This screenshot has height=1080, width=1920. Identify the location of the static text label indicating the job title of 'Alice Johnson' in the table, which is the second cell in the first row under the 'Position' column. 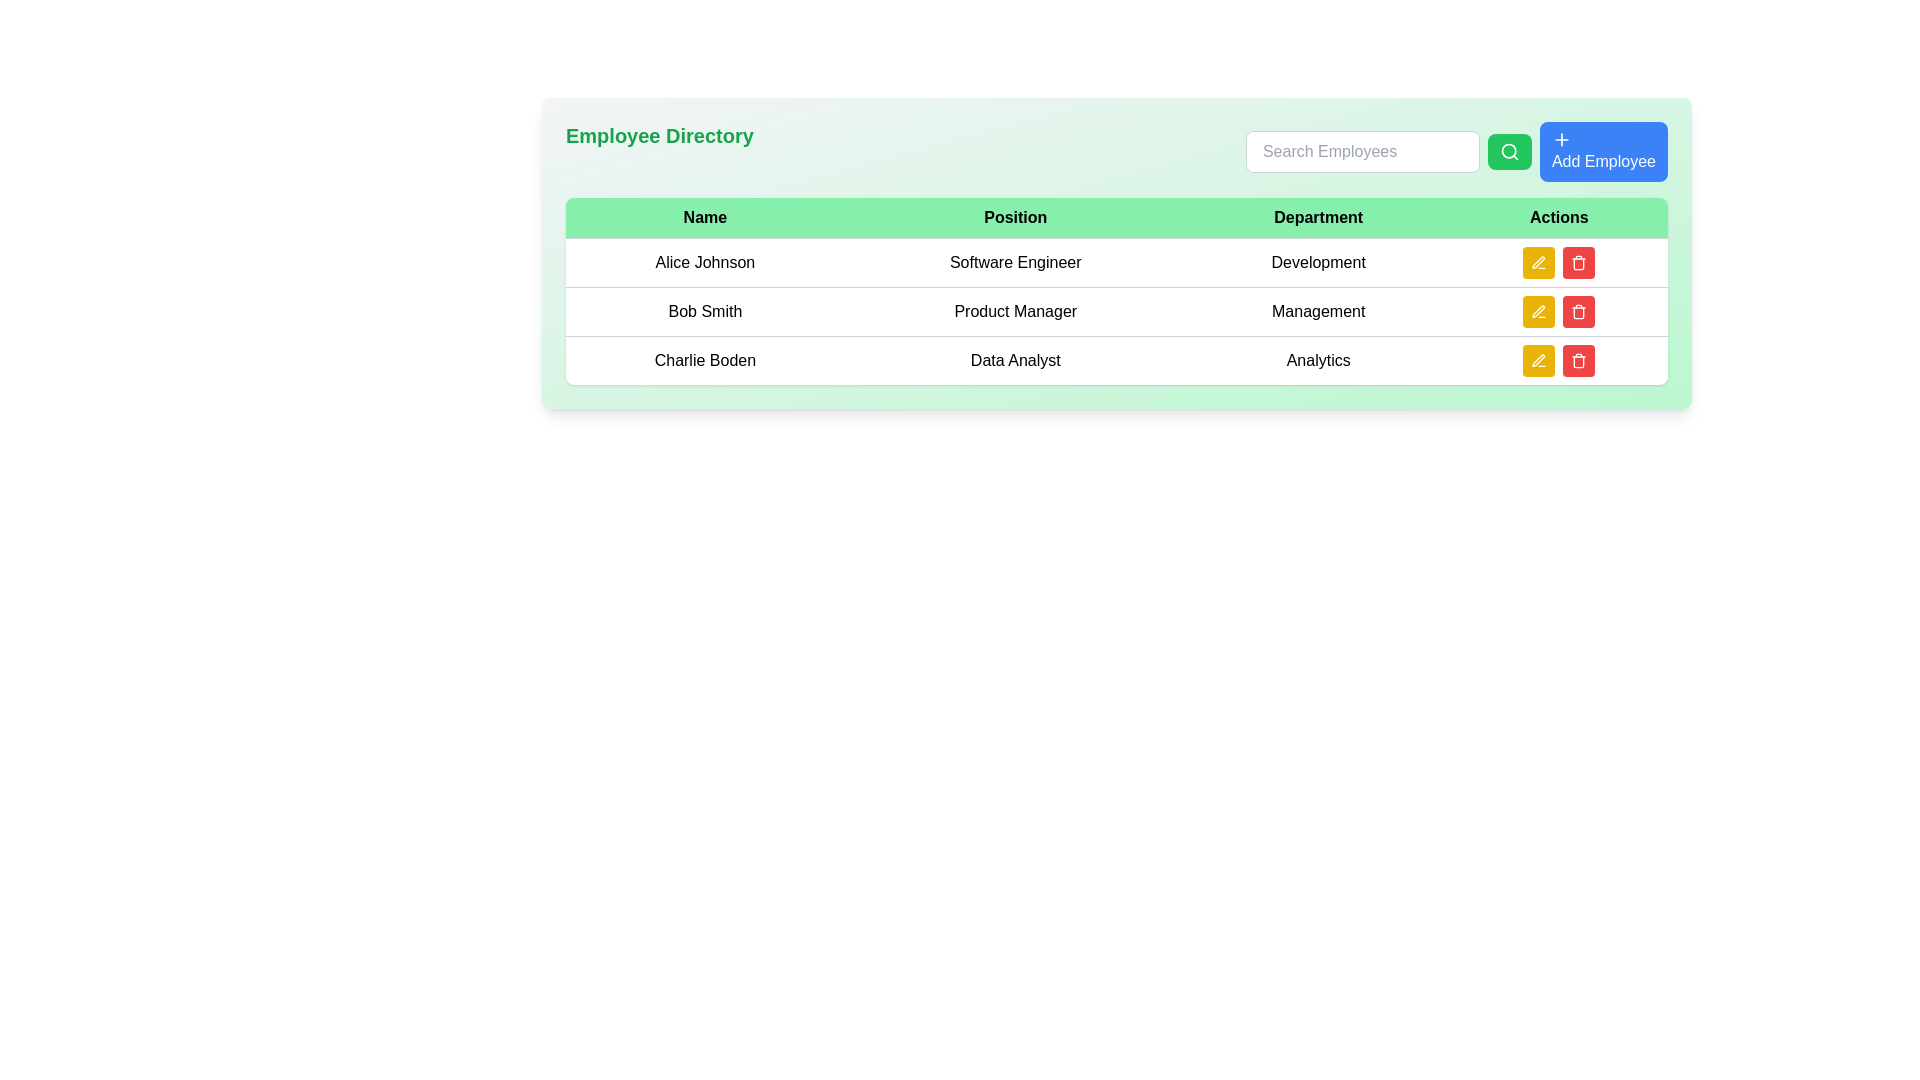
(1015, 261).